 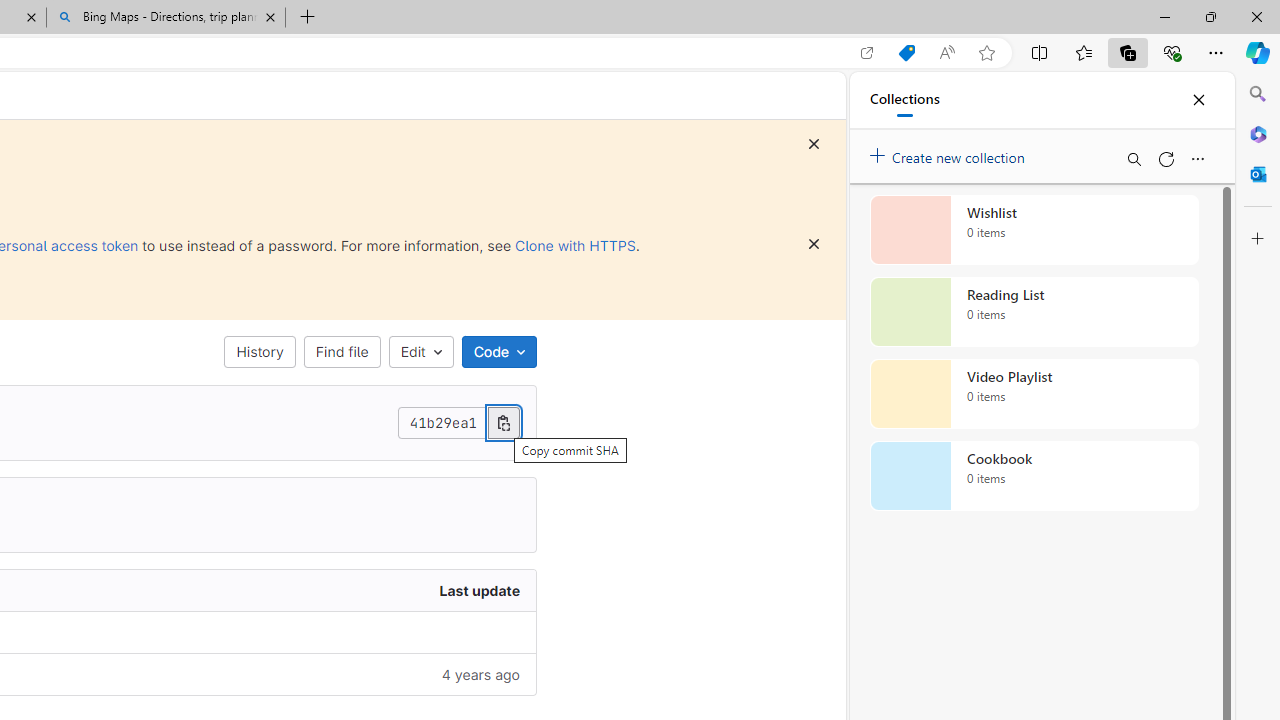 What do you see at coordinates (950, 152) in the screenshot?
I see `'Create new collection'` at bounding box center [950, 152].